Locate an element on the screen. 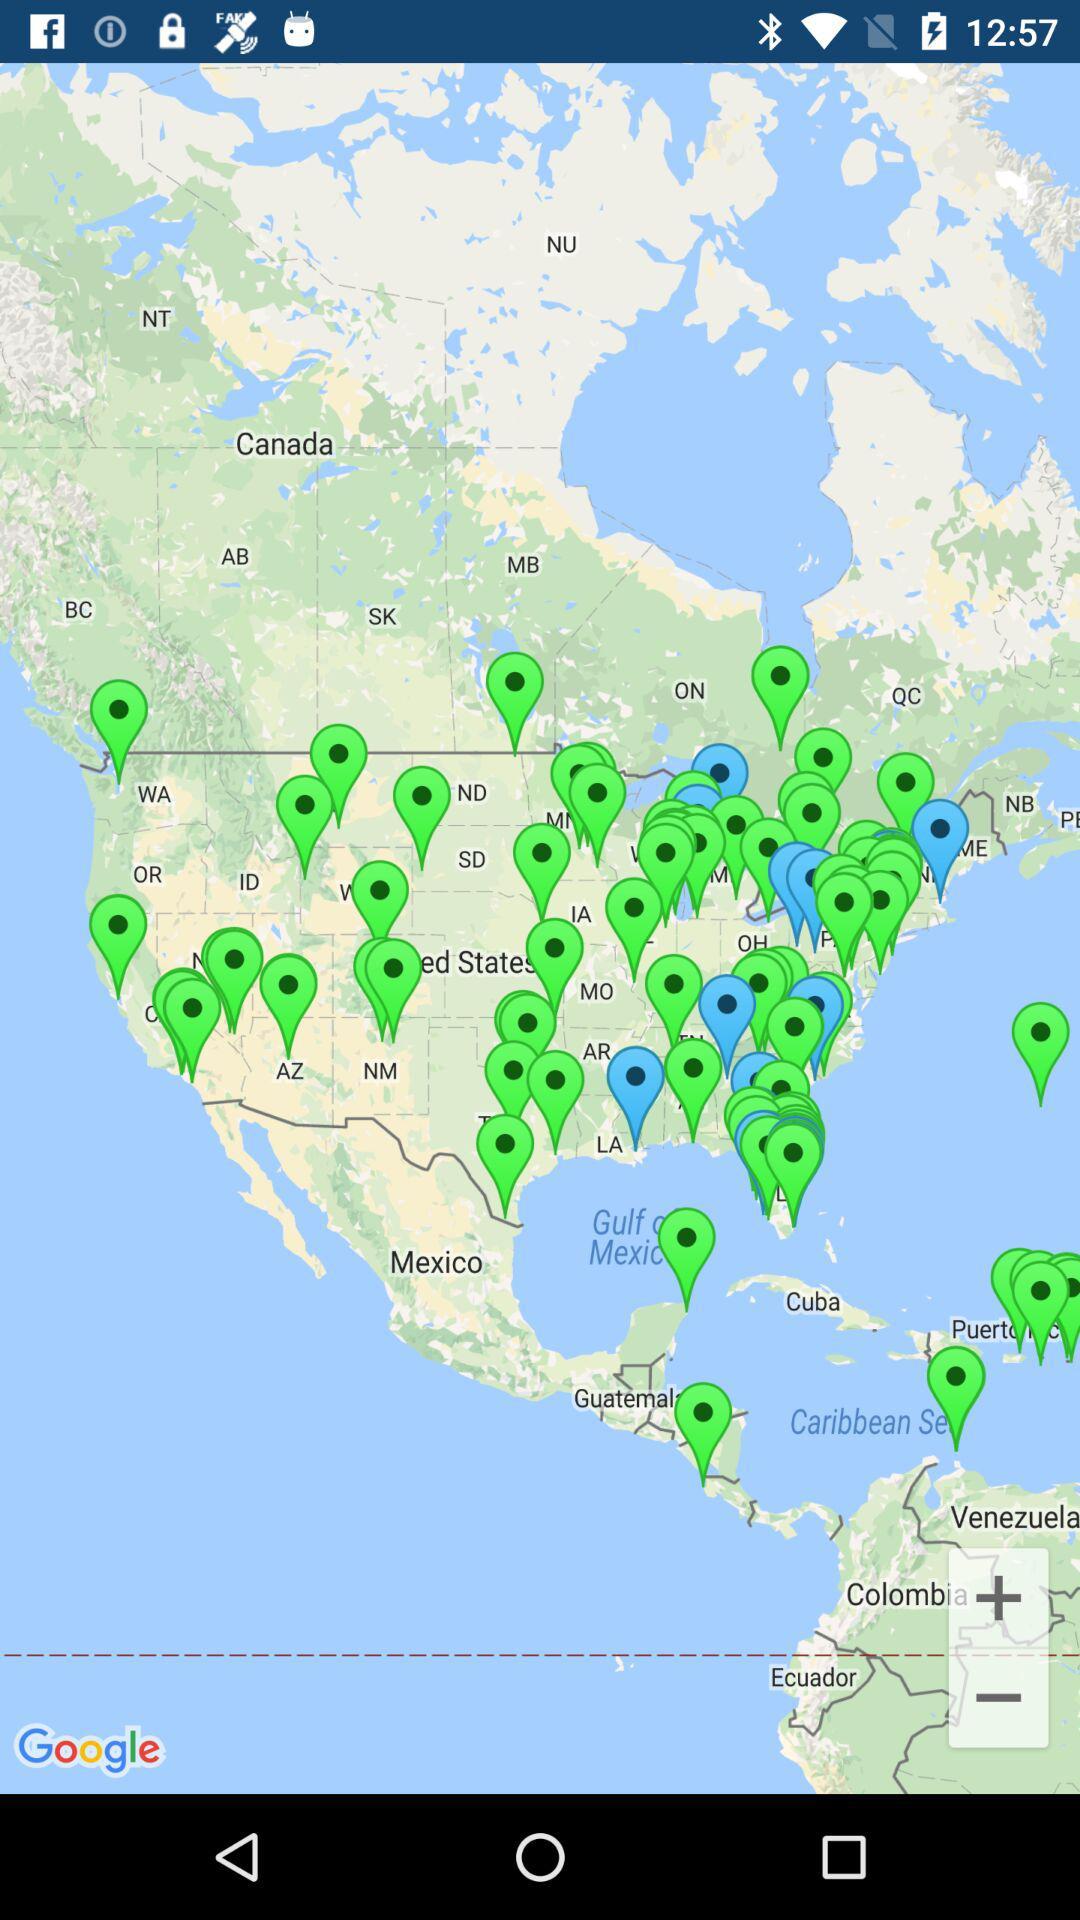  the item at the center is located at coordinates (540, 927).